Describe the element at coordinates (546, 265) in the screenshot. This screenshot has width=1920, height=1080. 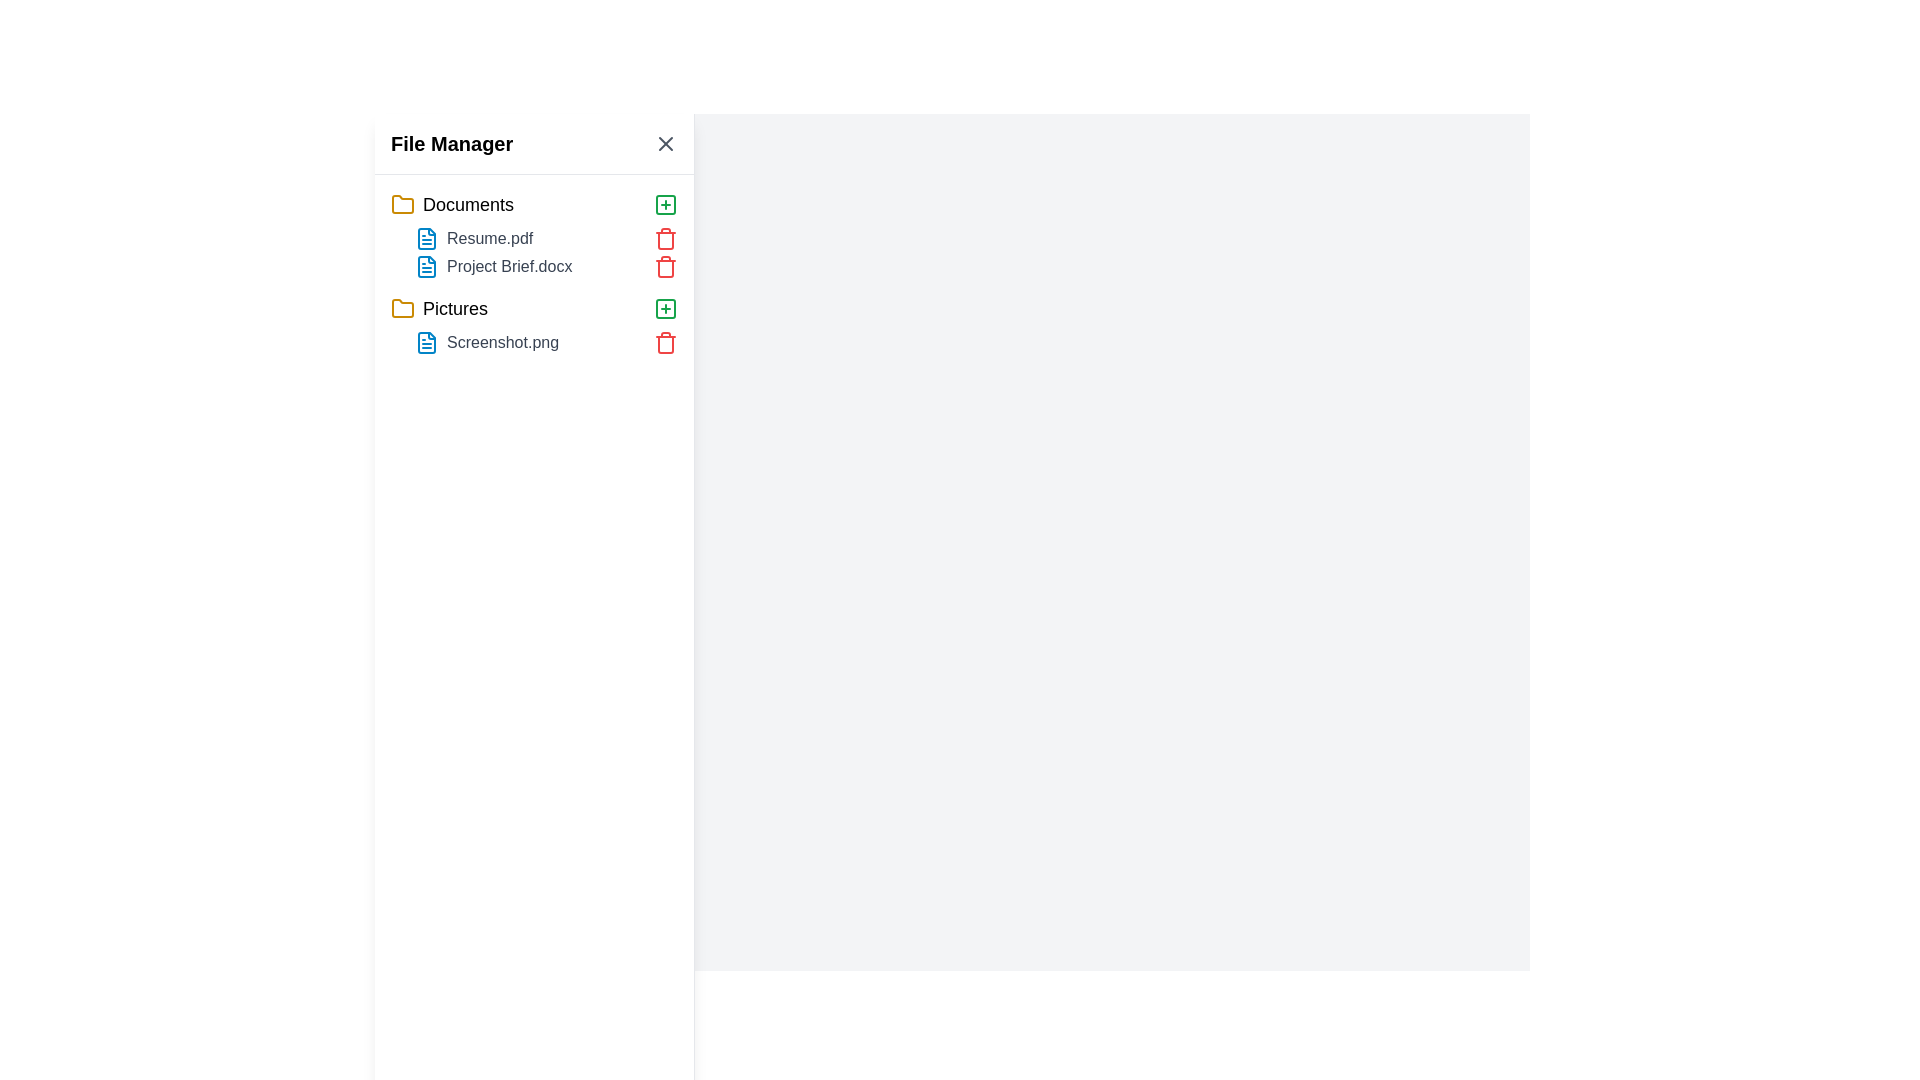
I see `the list item representing the file entry 'Project Brief.docx'` at that location.